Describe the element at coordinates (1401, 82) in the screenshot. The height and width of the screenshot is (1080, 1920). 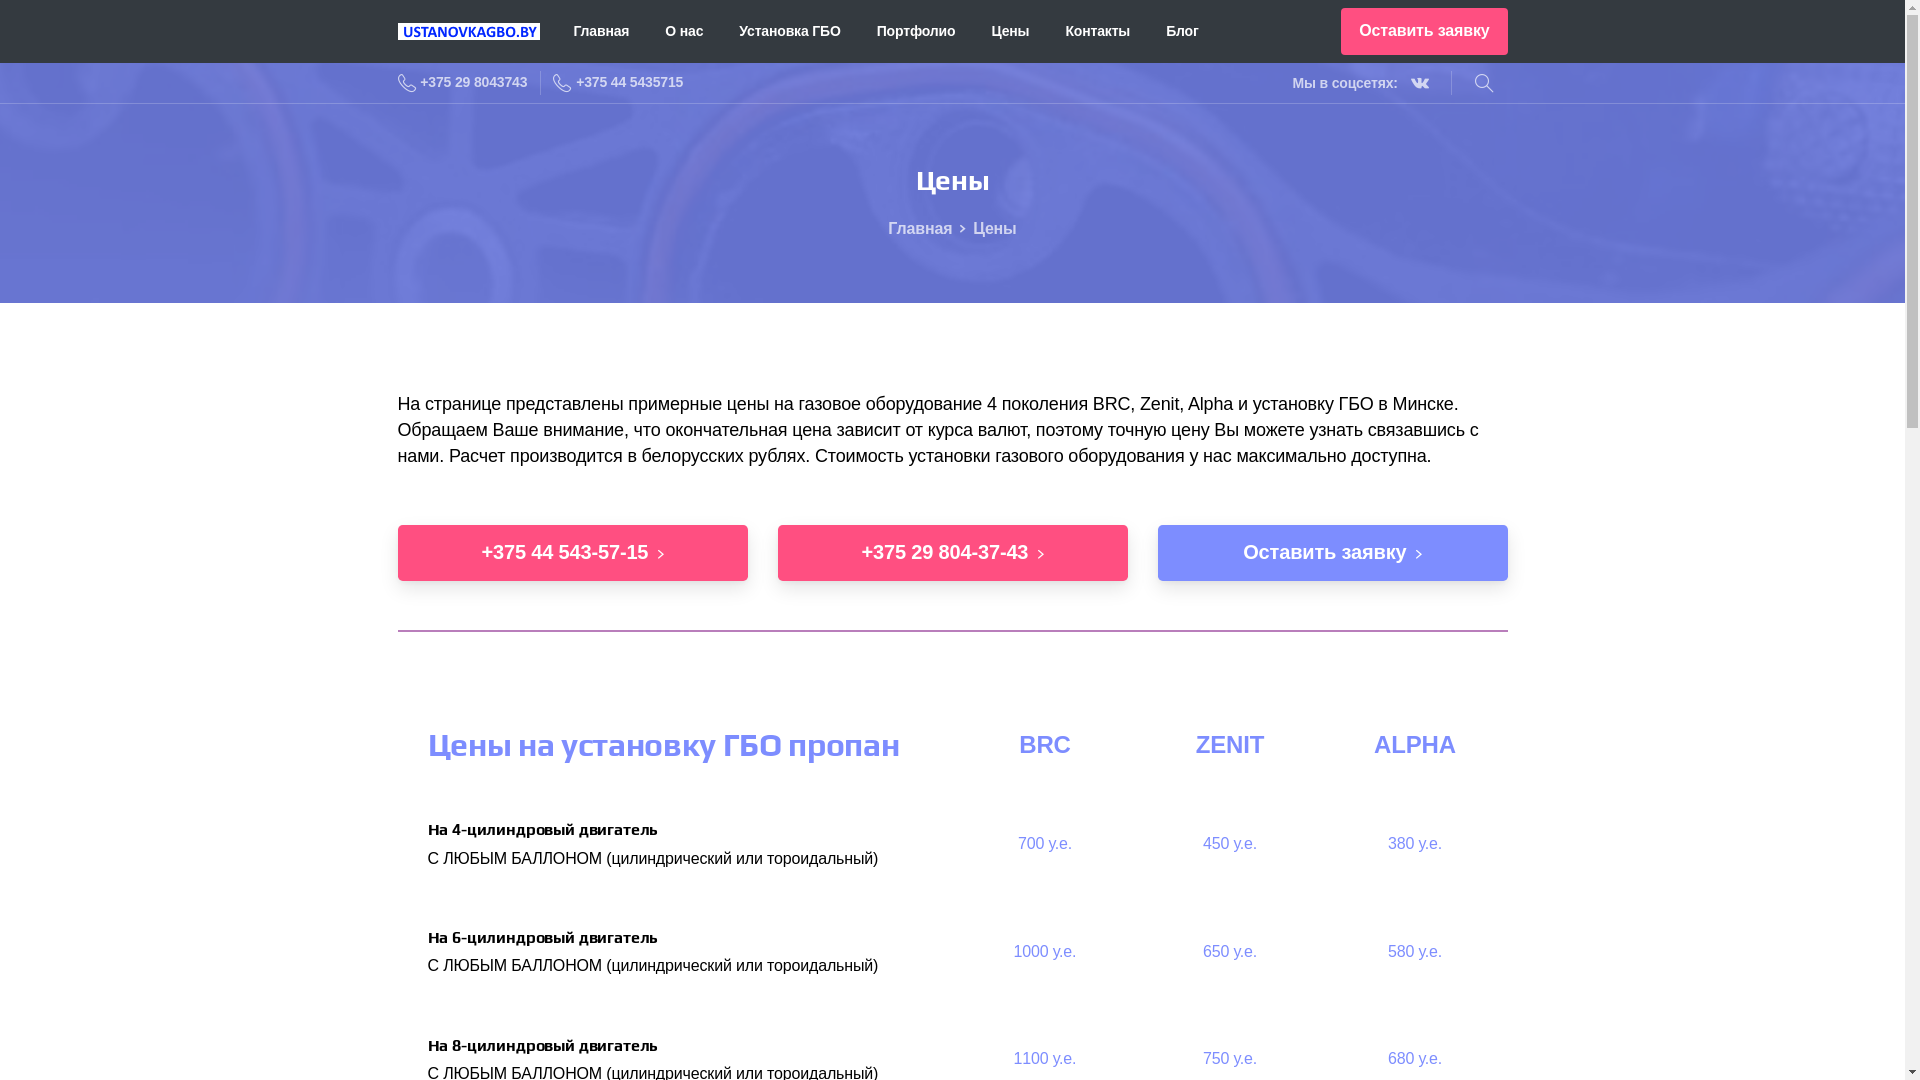
I see `'VK'` at that location.